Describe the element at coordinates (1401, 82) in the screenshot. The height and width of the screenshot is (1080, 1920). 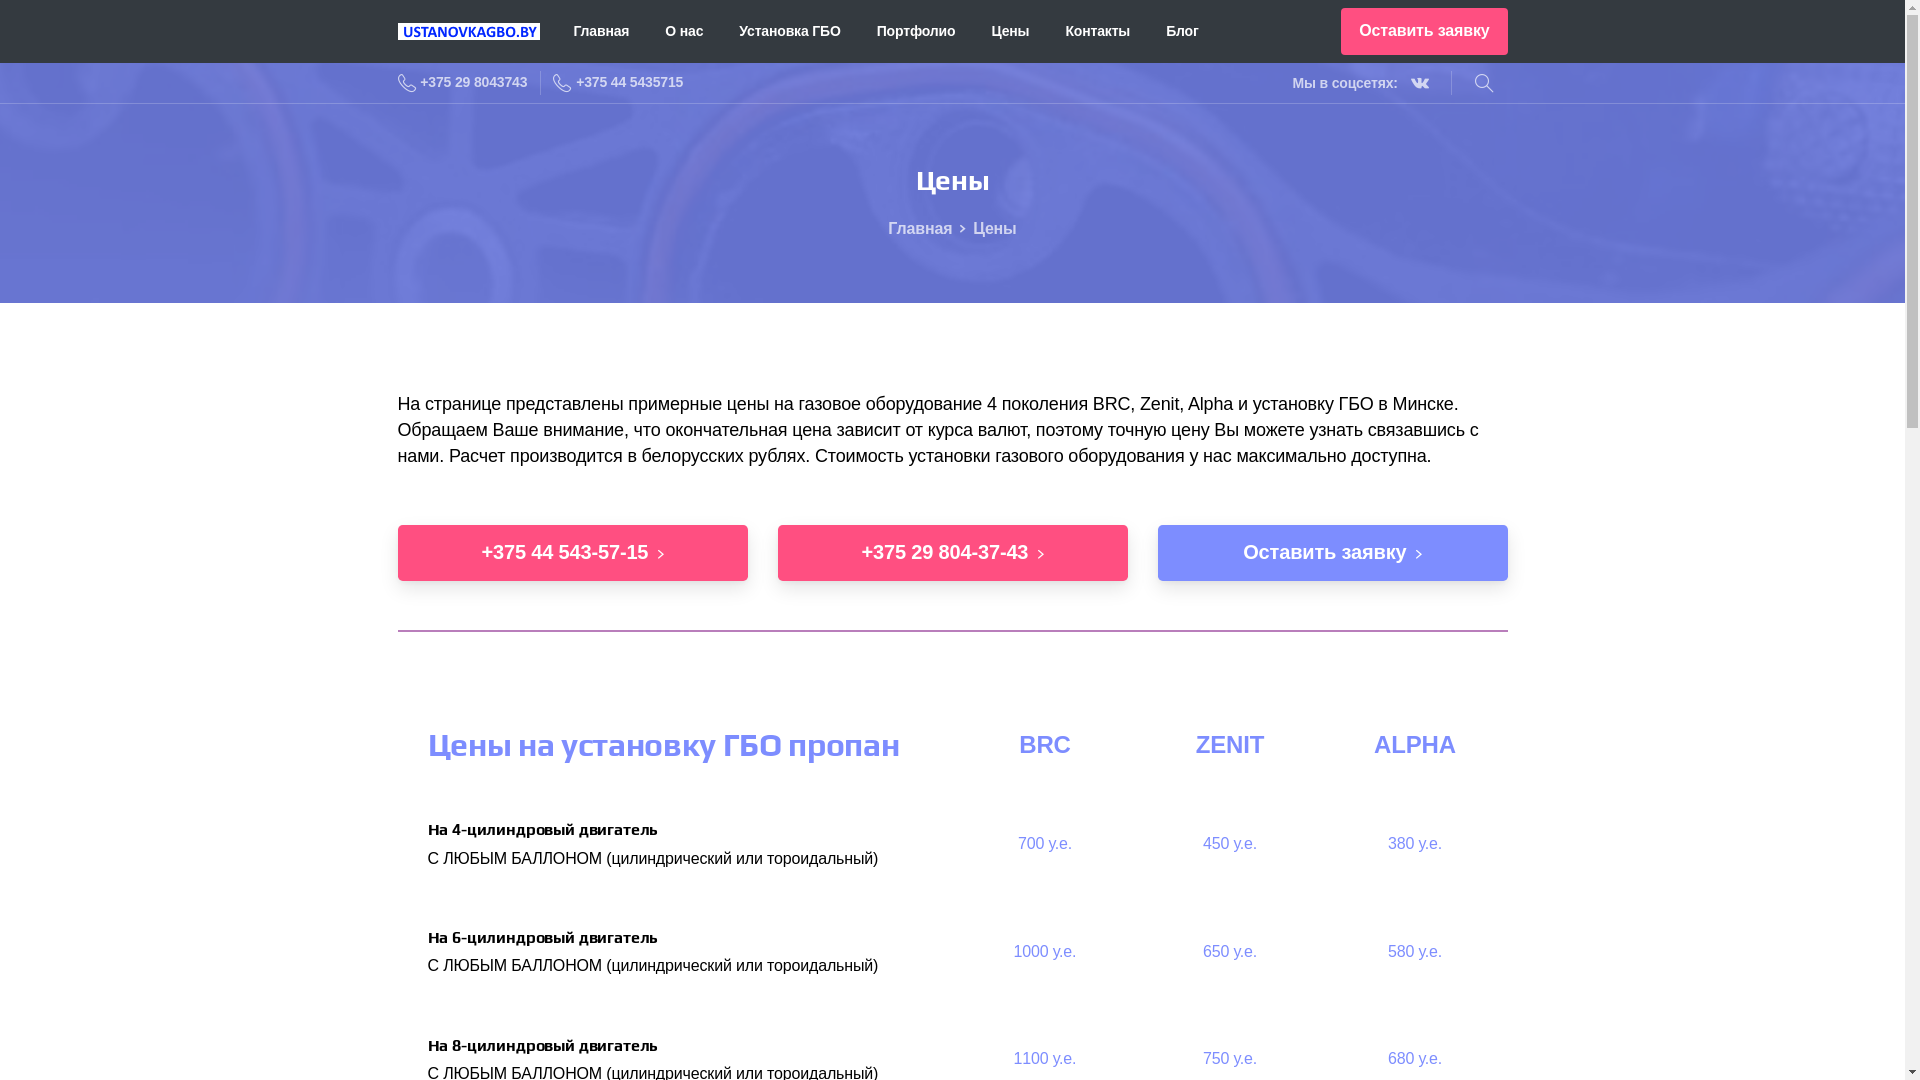
I see `'VK'` at that location.